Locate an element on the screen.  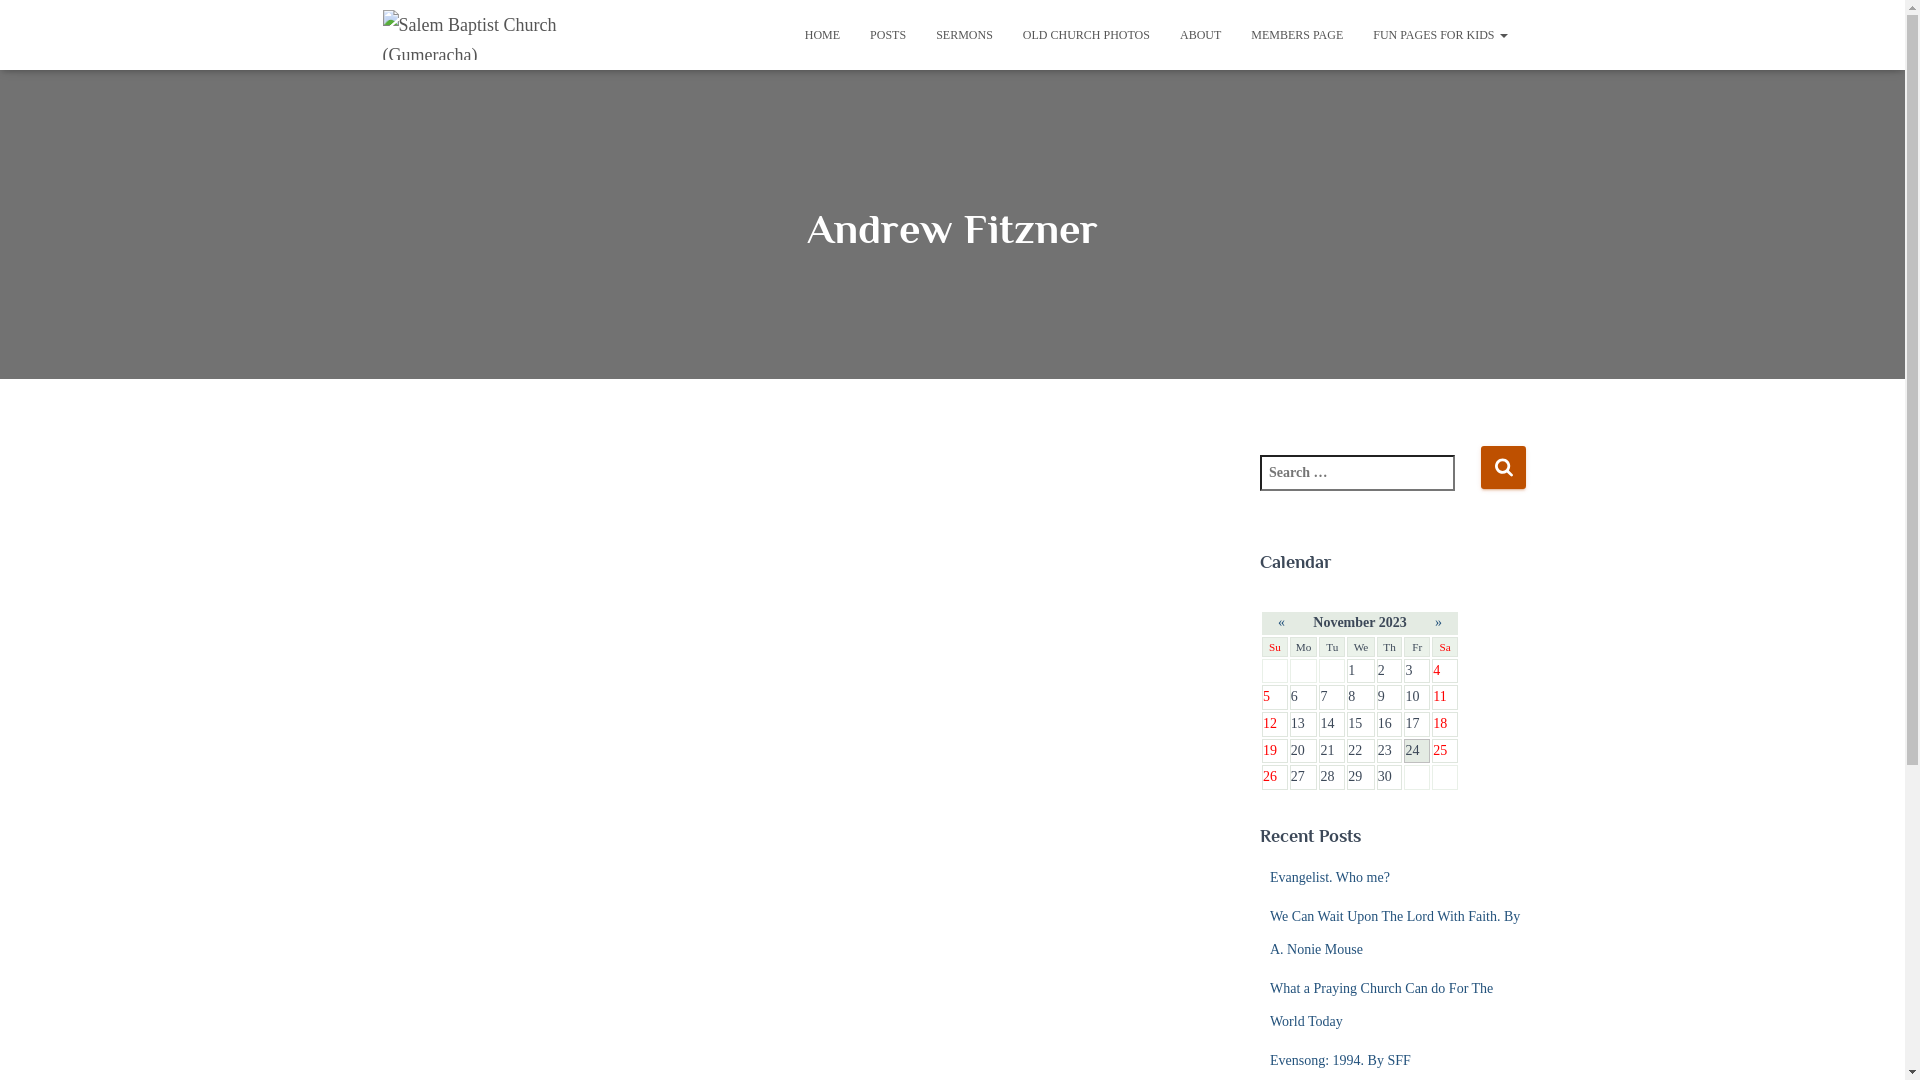
'HOME' is located at coordinates (822, 34).